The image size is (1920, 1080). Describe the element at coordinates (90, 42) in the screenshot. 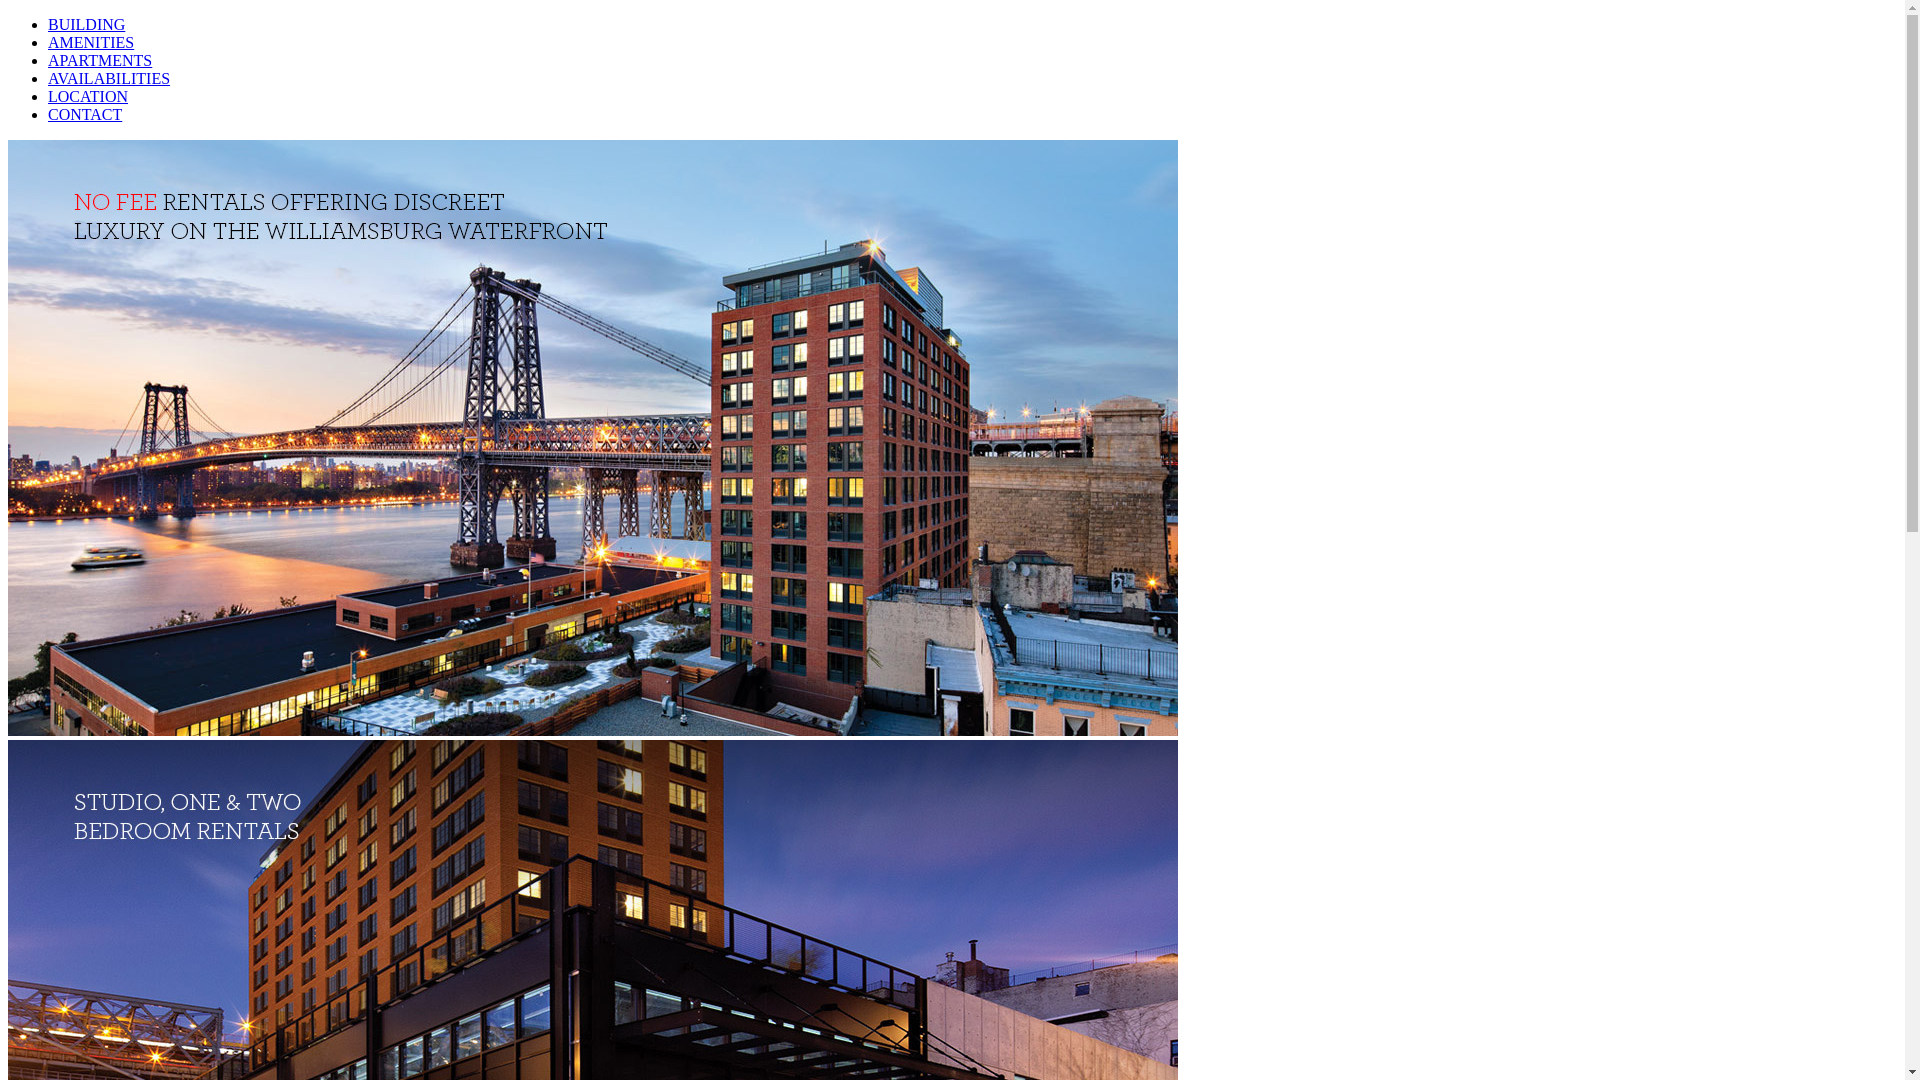

I see `'AMENITIES'` at that location.